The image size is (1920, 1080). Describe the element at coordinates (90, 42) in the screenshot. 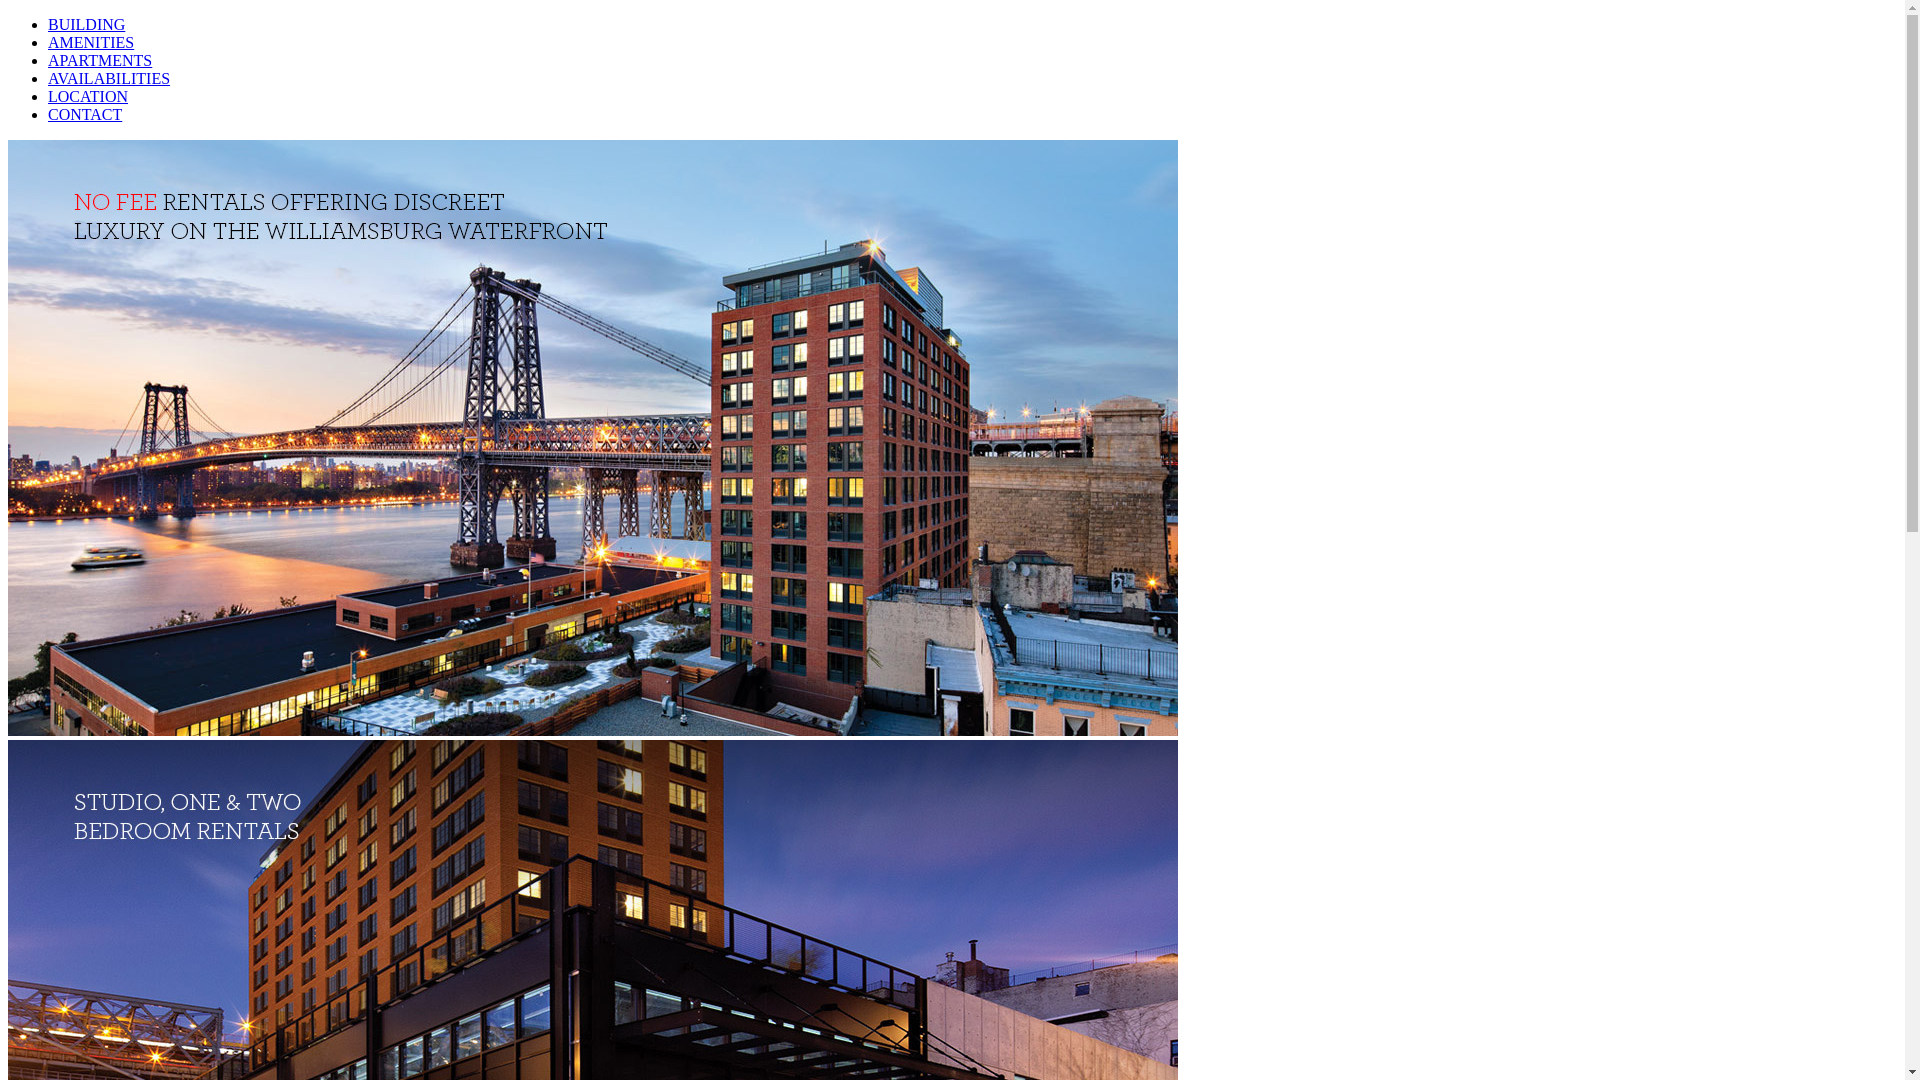

I see `'AMENITIES'` at that location.